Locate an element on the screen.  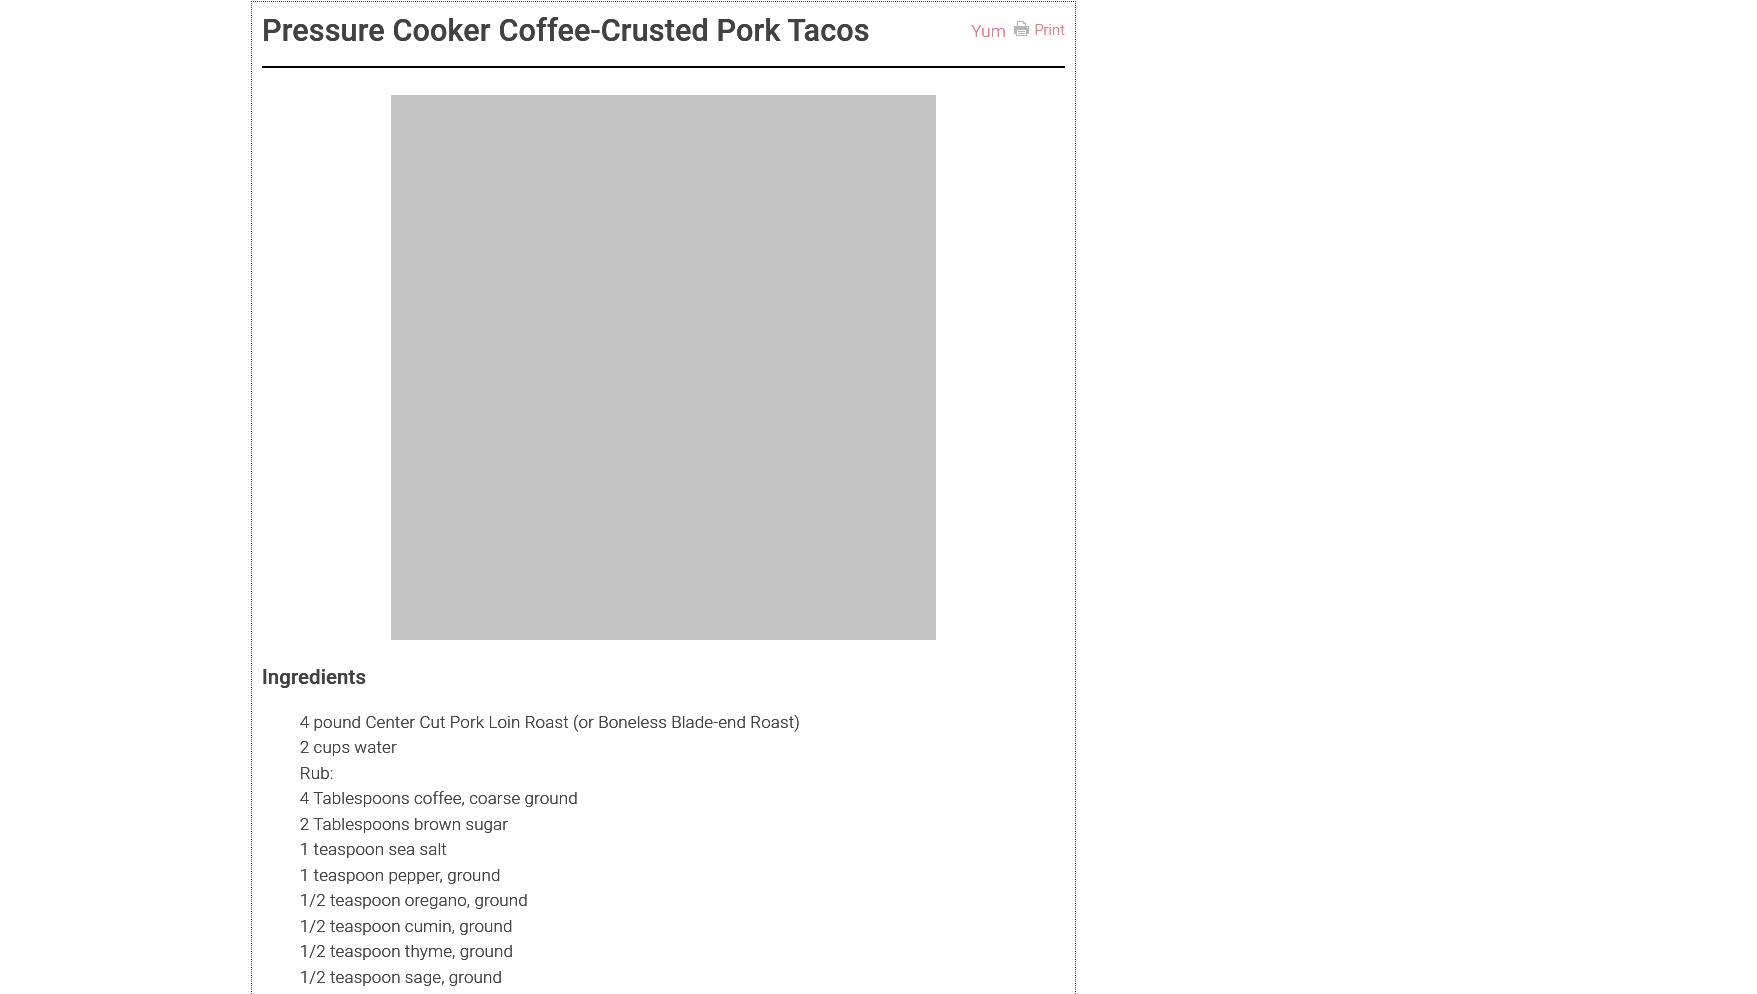
'2 Tablespoons brown sugar' is located at coordinates (402, 822).